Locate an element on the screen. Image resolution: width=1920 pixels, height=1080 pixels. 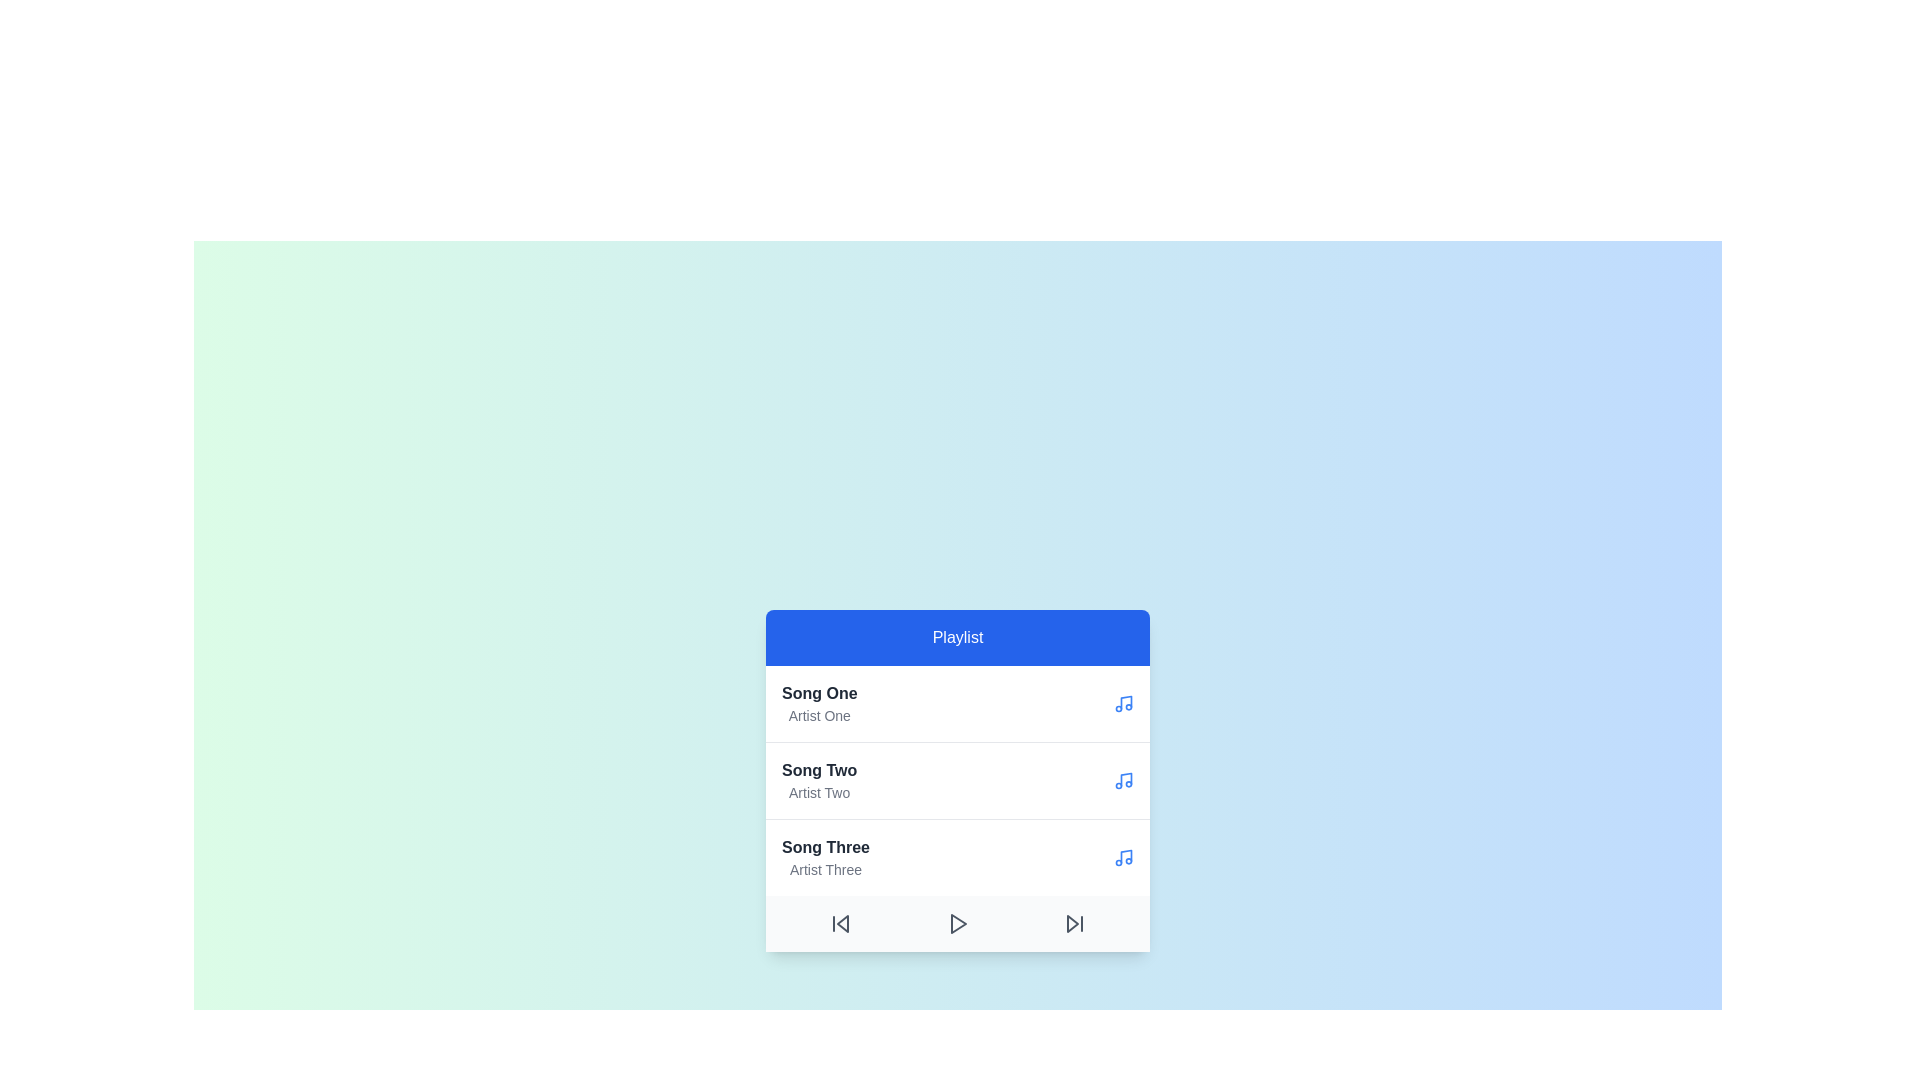
the play/pause button to toggle the playback state is located at coordinates (956, 924).